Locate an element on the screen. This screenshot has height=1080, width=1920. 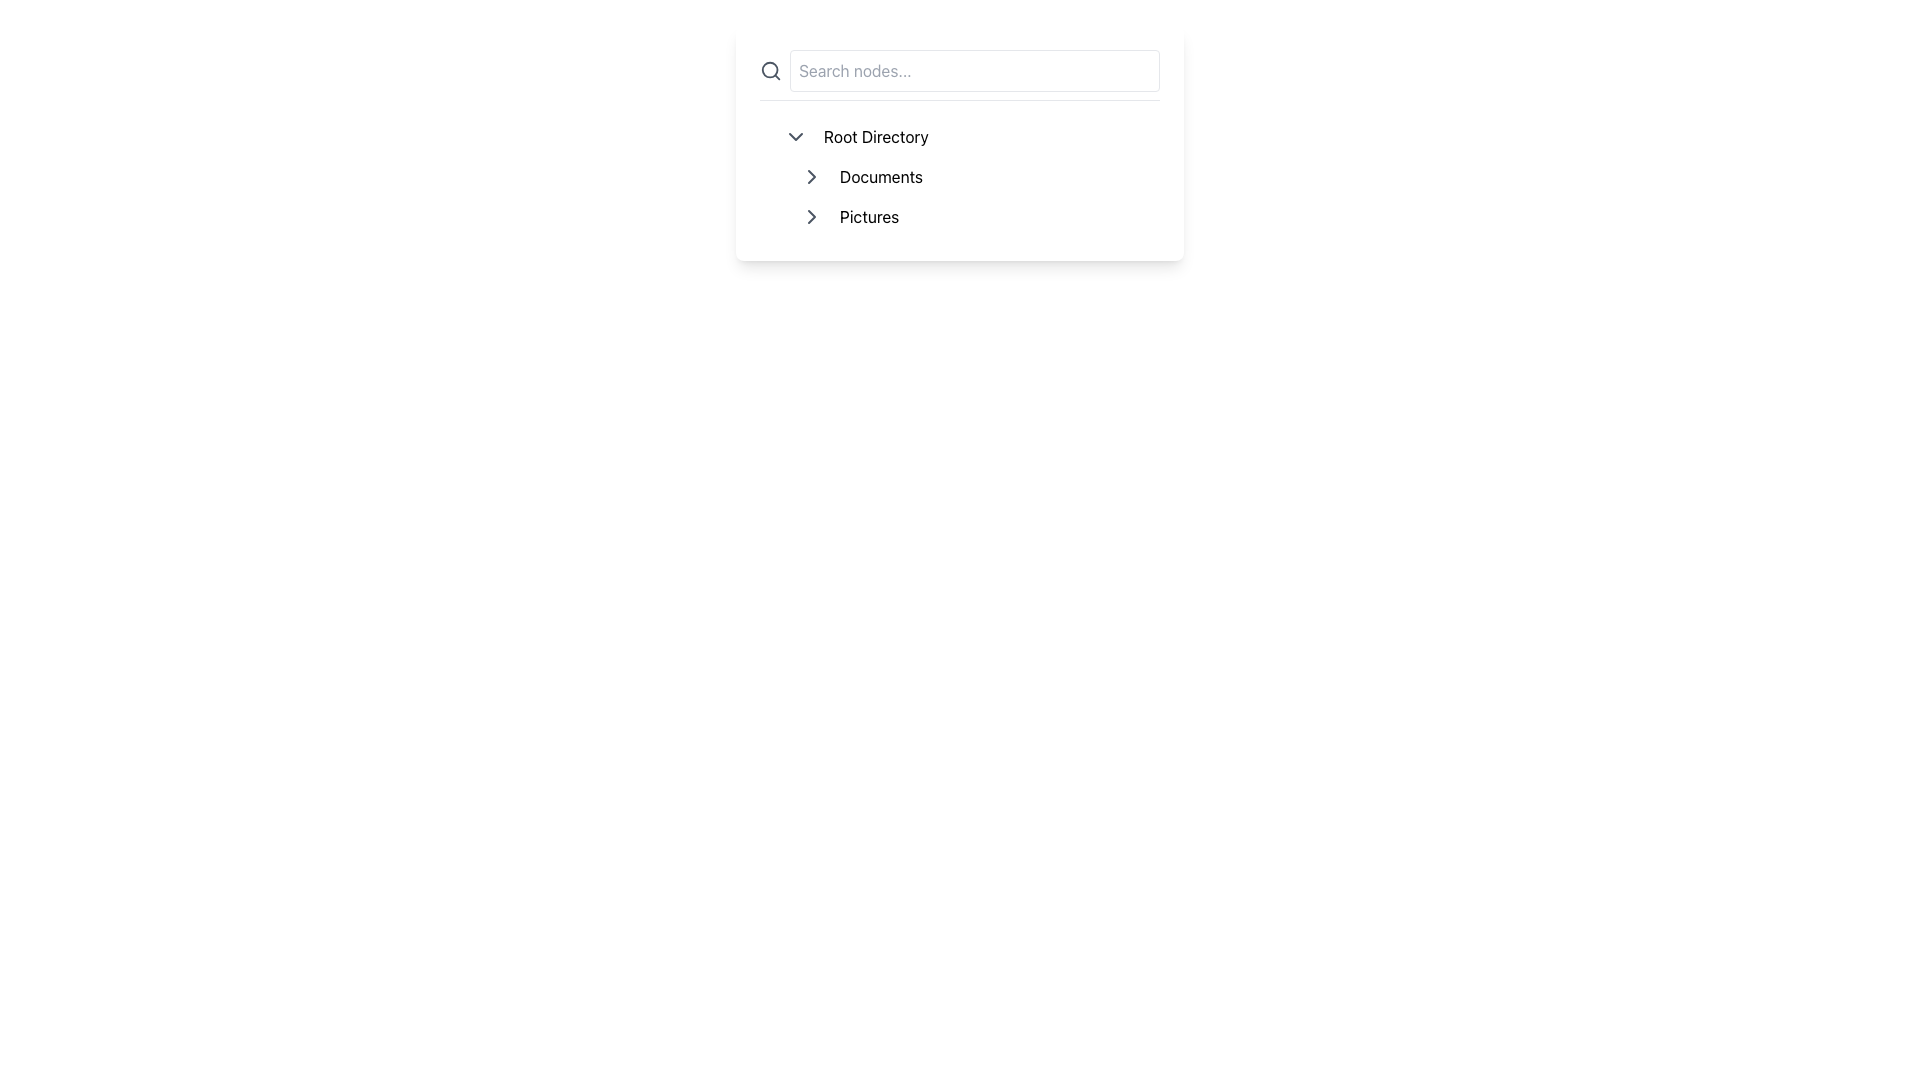
the chevron icon located to the immediate left of the text label 'Documents' to provide visual feedback is located at coordinates (811, 176).